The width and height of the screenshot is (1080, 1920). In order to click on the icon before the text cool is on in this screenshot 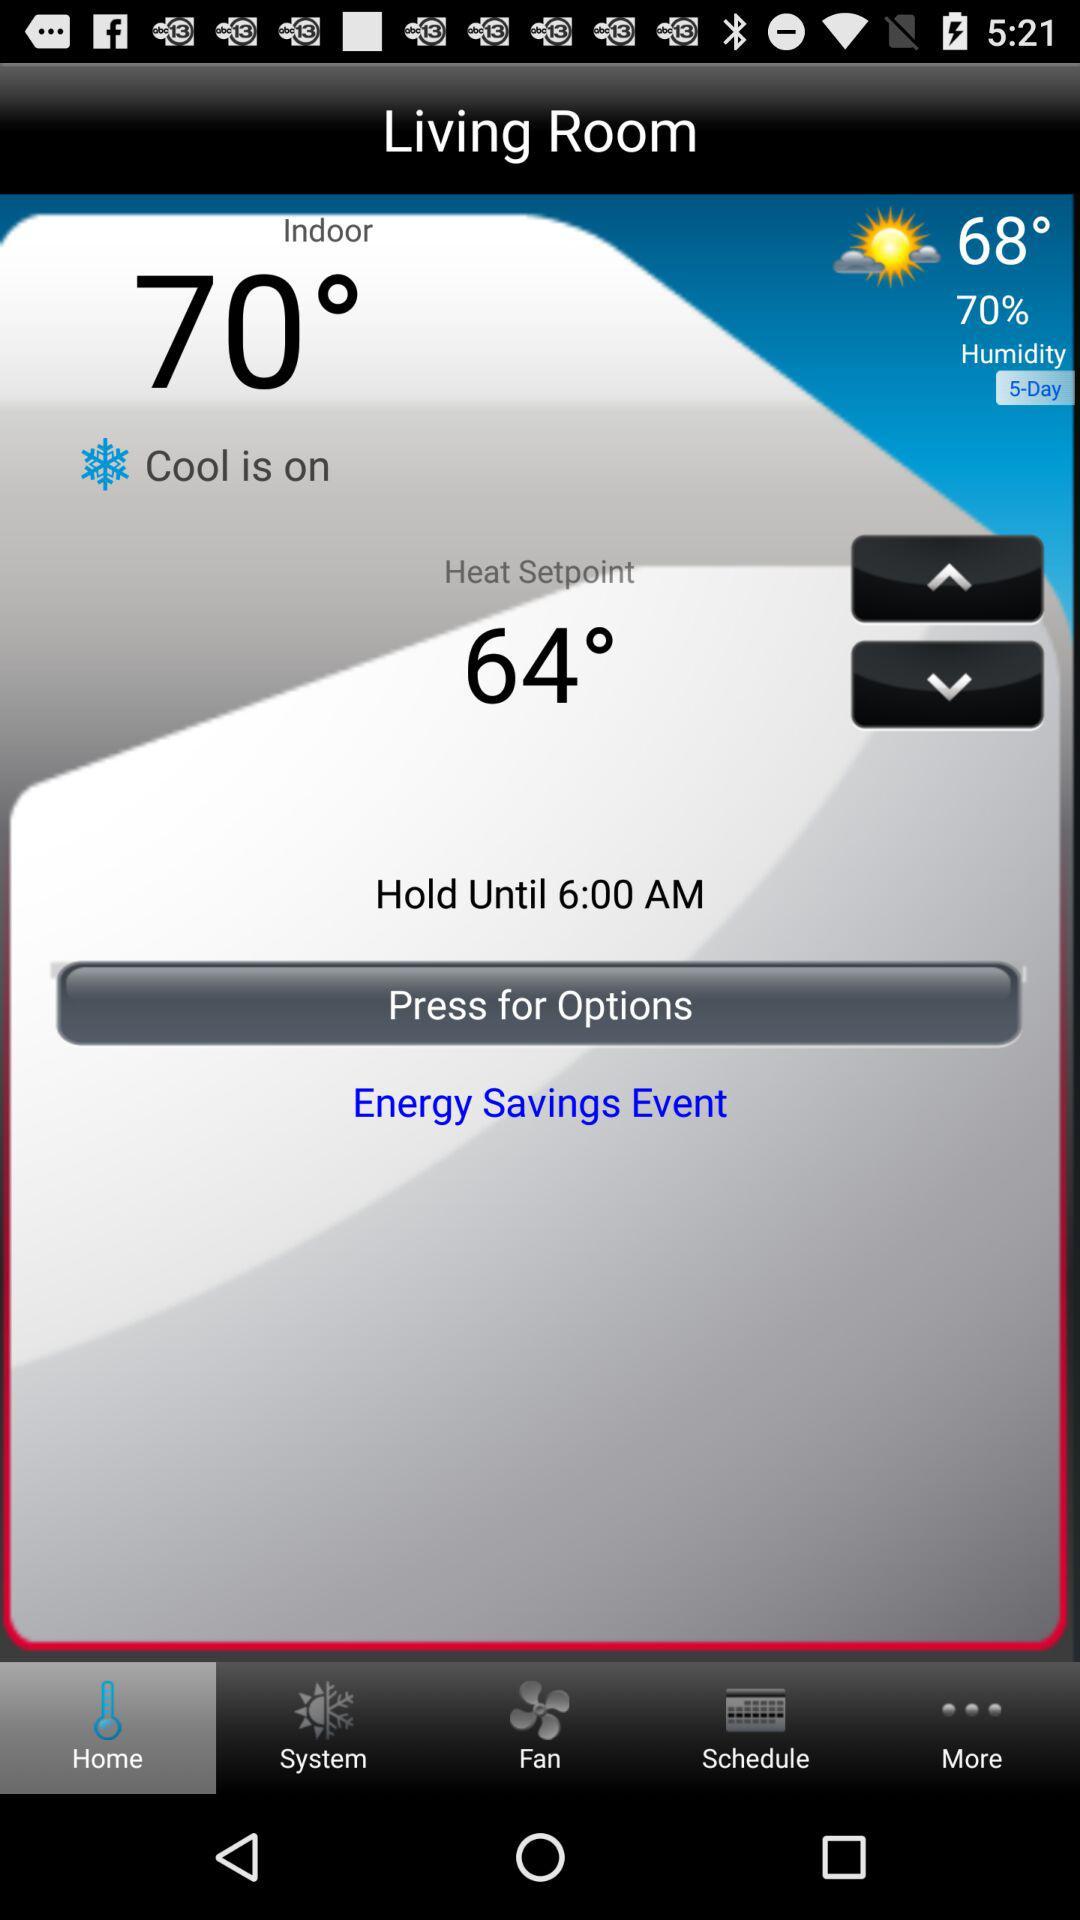, I will do `click(104, 463)`.